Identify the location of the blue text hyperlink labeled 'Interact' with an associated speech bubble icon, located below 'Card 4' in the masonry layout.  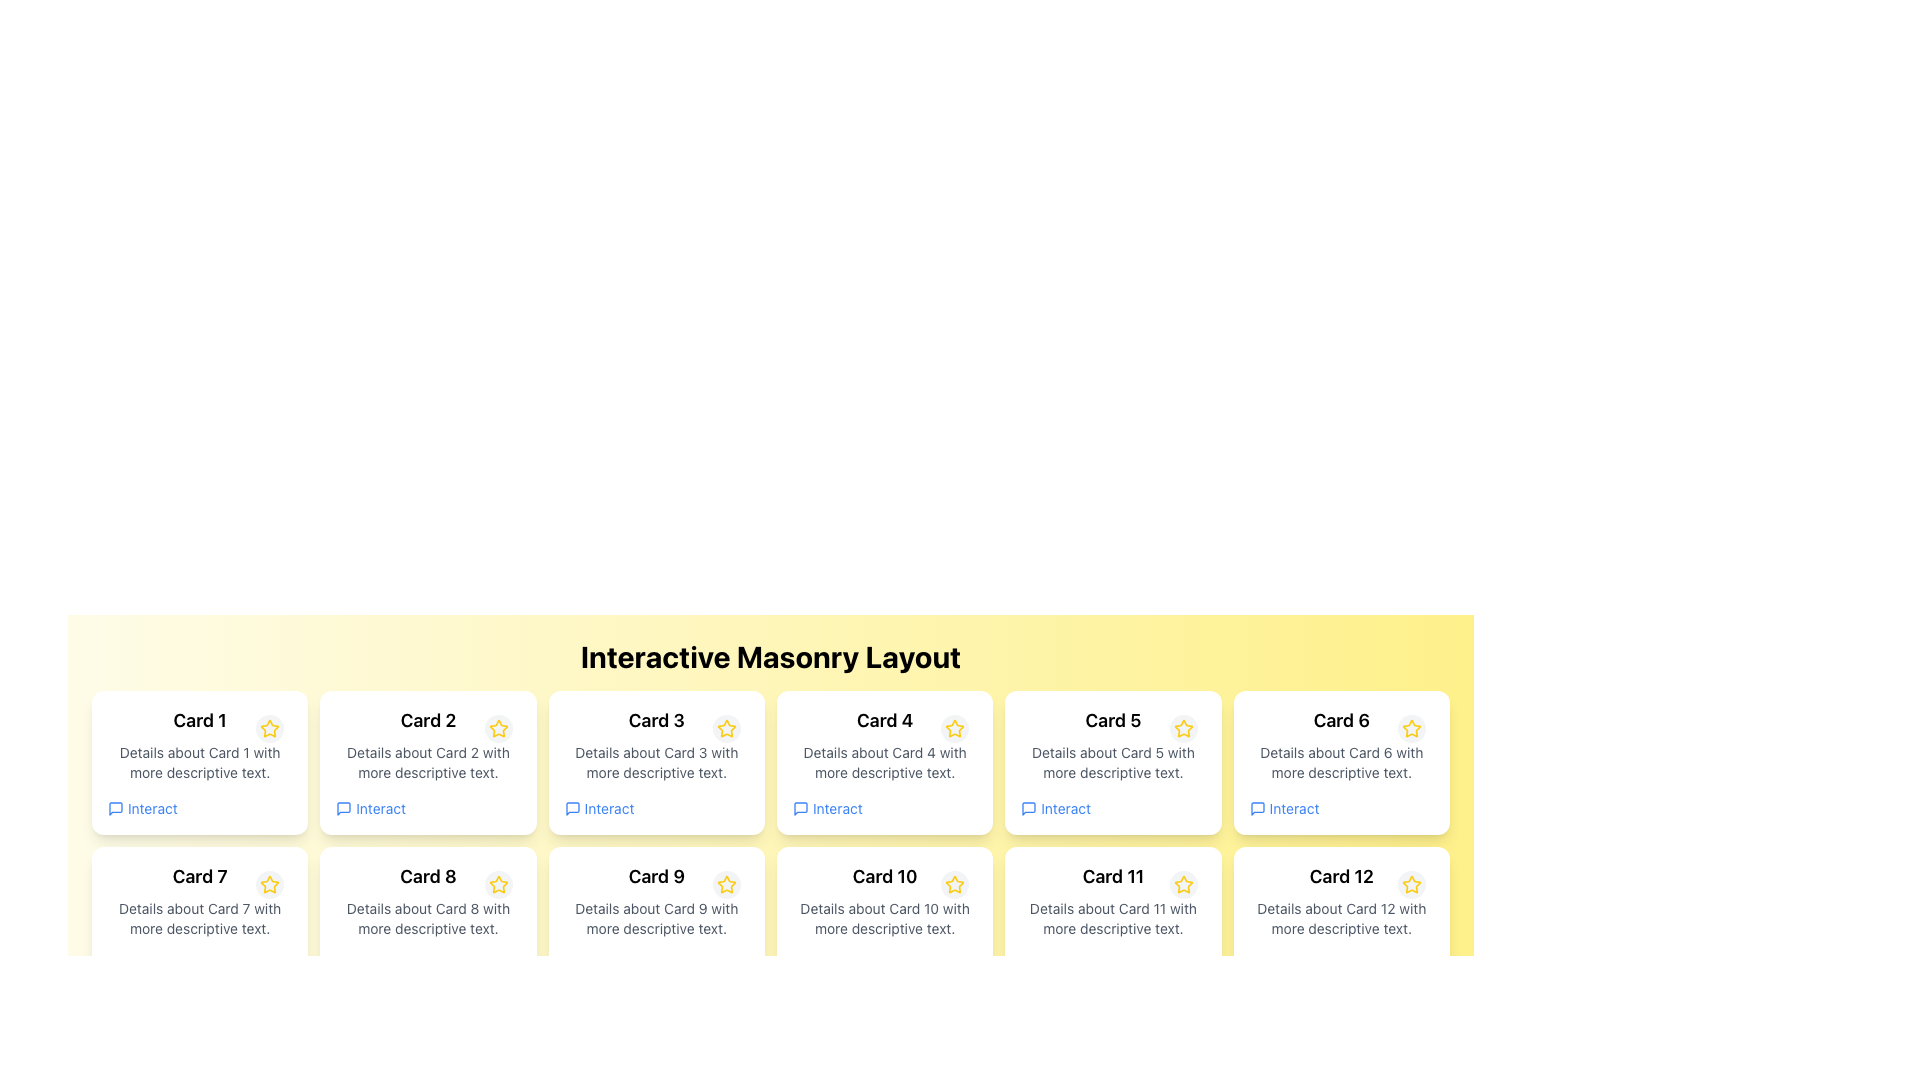
(827, 808).